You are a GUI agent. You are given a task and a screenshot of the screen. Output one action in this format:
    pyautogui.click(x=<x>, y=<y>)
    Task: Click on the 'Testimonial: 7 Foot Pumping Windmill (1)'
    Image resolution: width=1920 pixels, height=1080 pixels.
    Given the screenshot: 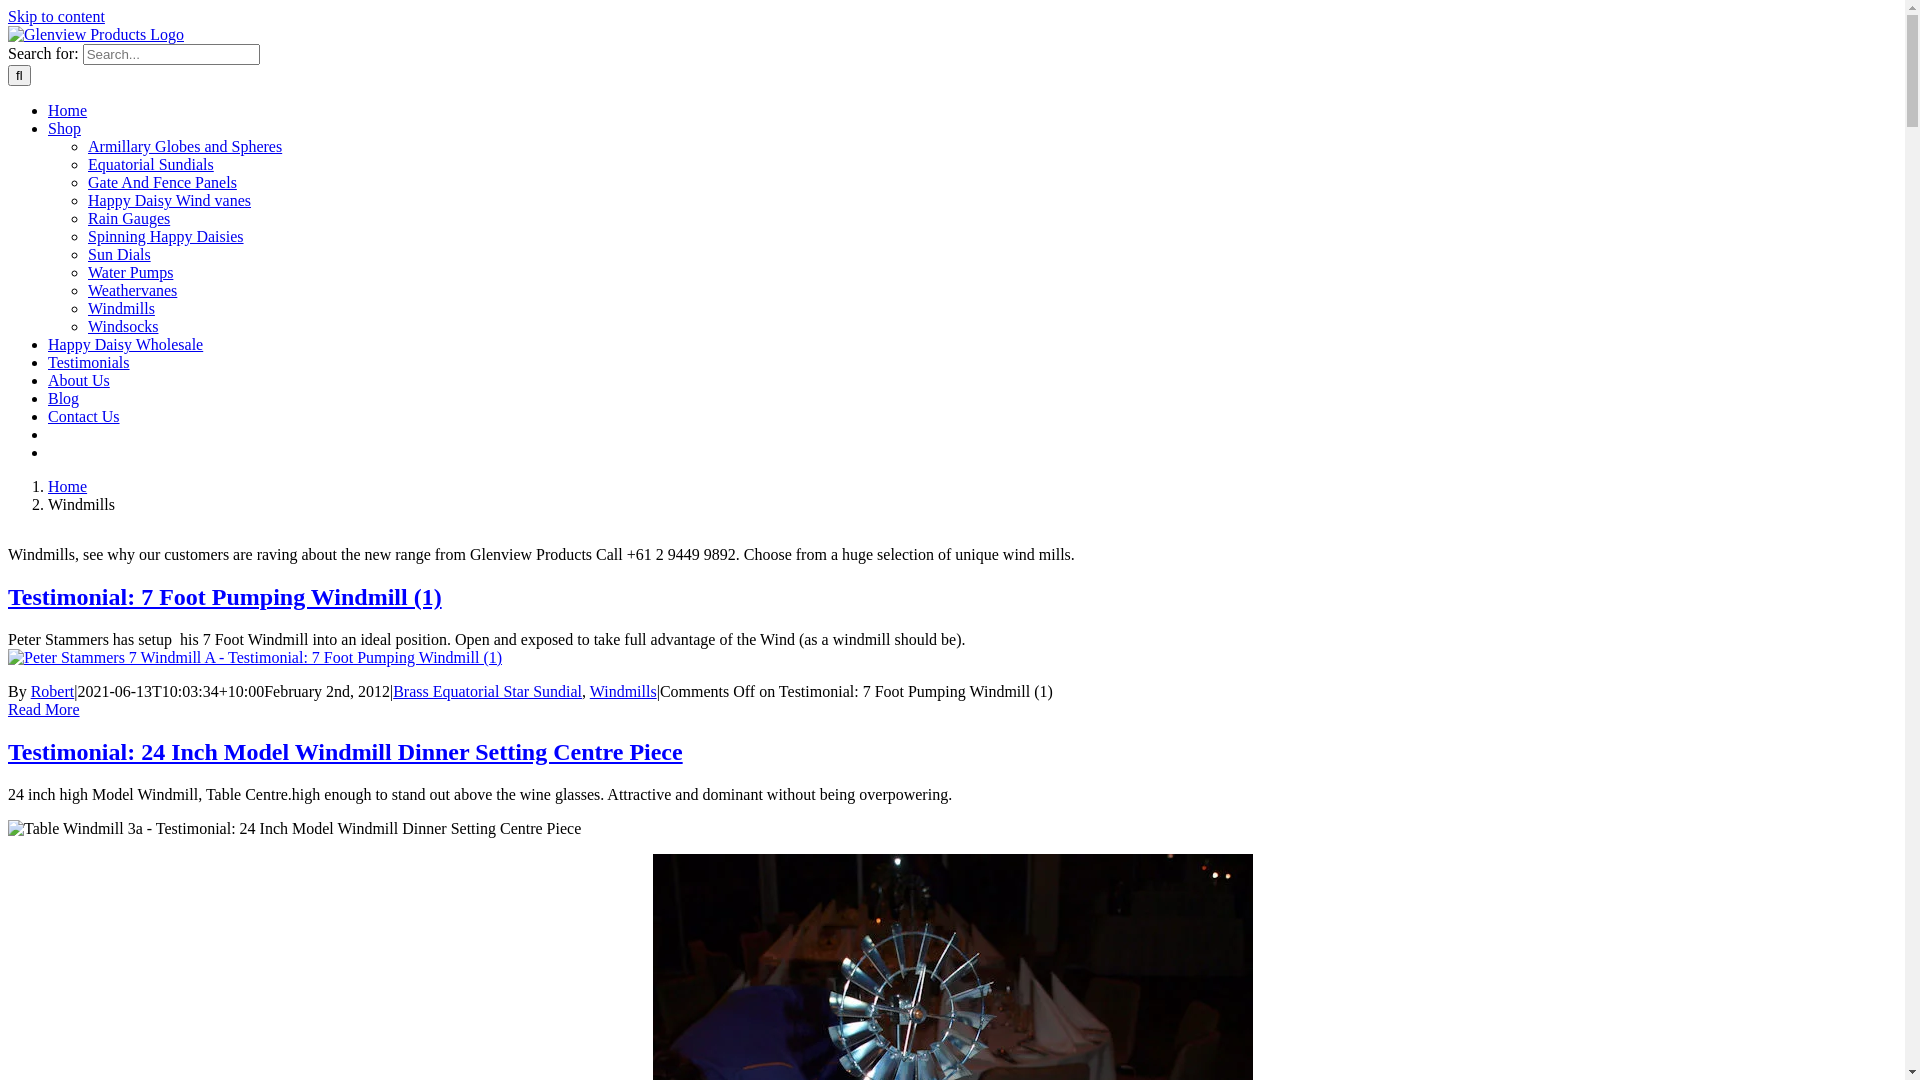 What is the action you would take?
    pyautogui.click(x=8, y=596)
    